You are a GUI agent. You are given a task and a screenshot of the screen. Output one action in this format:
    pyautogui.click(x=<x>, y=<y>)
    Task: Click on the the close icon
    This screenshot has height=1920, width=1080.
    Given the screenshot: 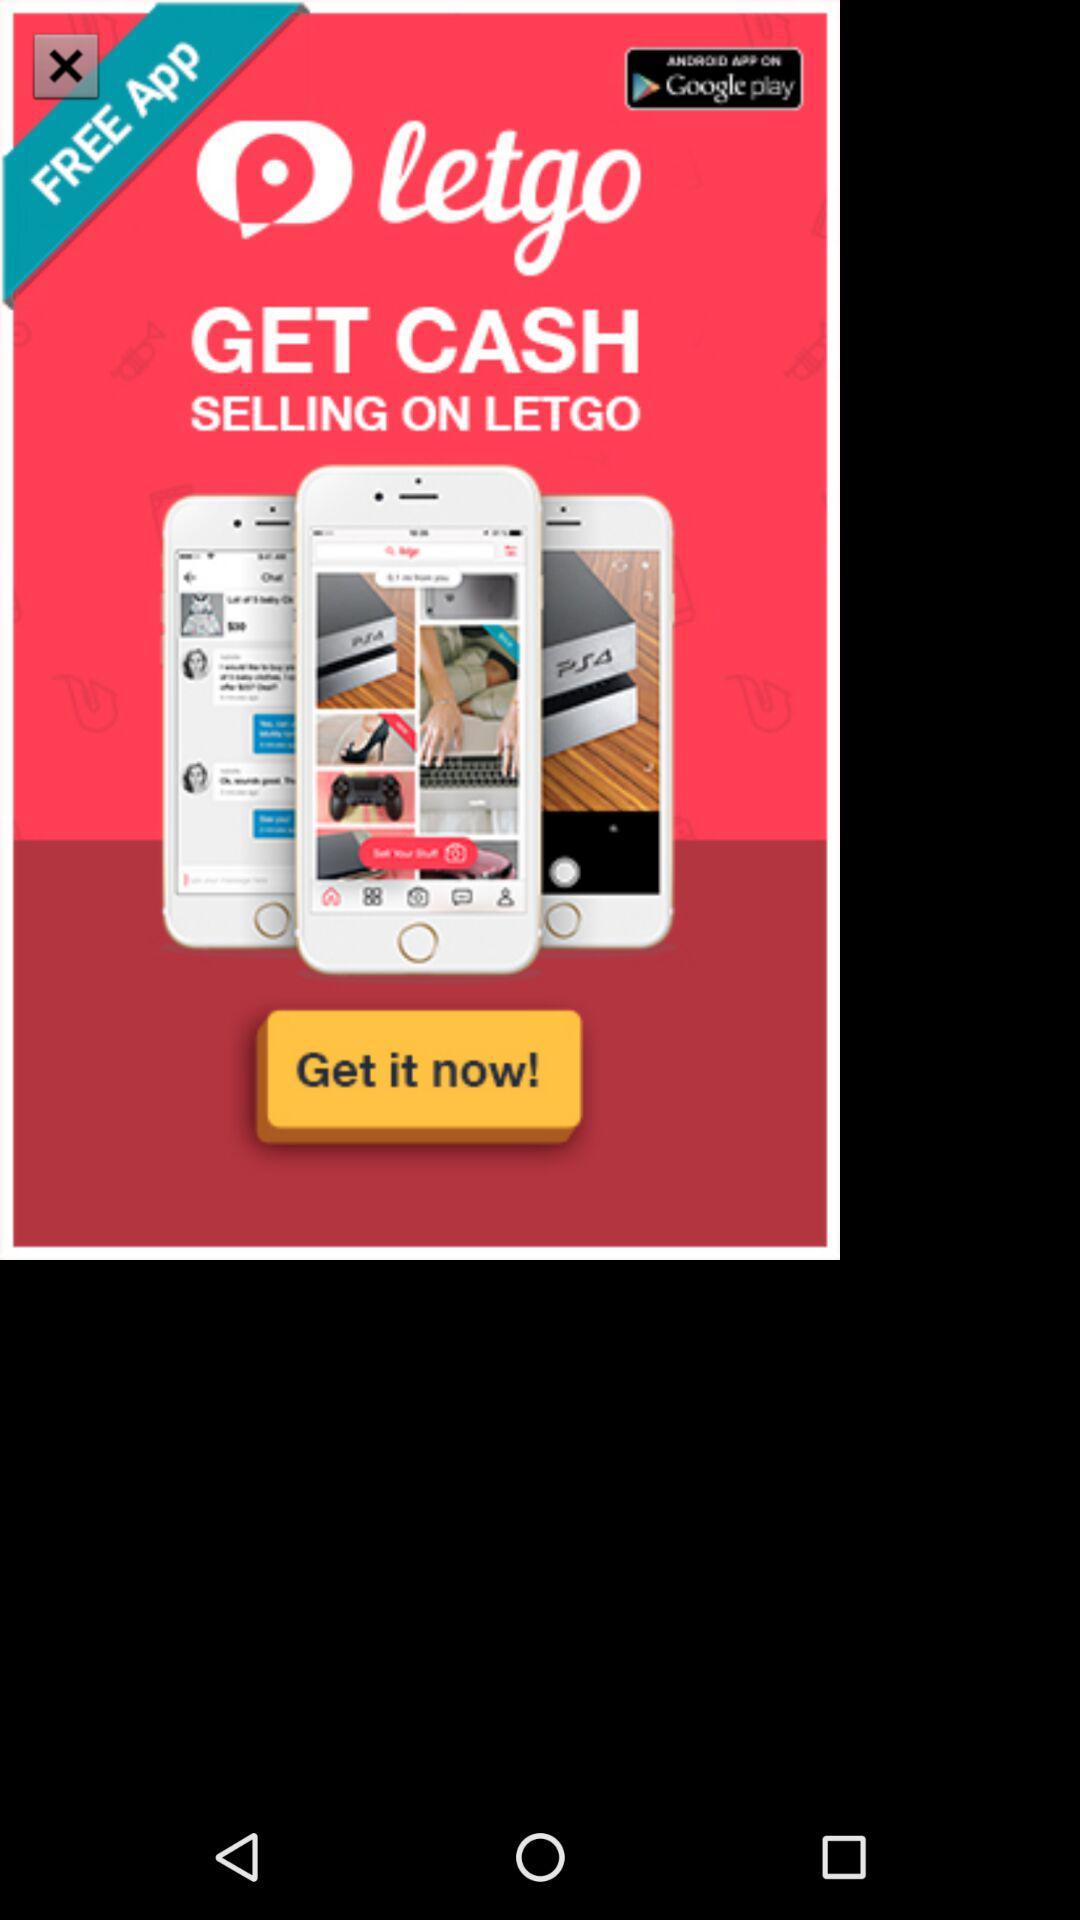 What is the action you would take?
    pyautogui.click(x=64, y=70)
    